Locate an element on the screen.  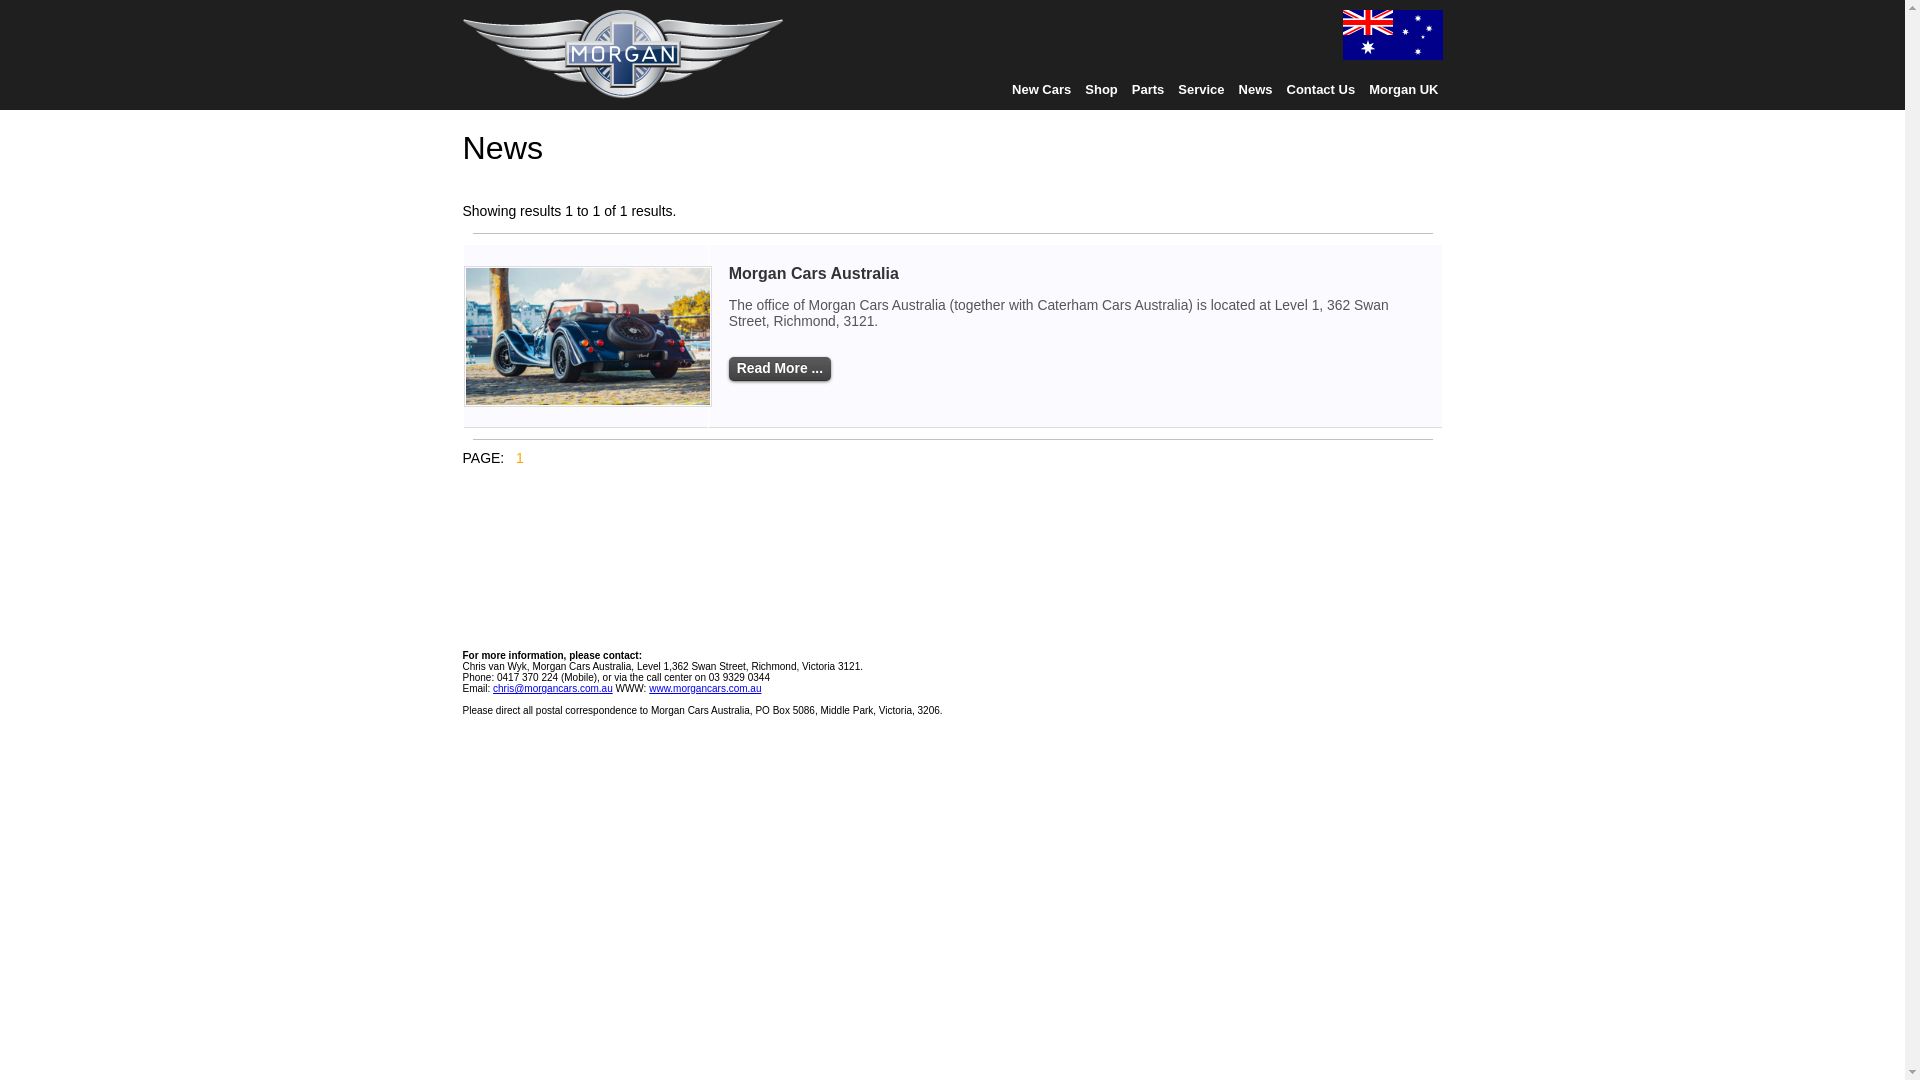
'Morgan Cars Australia' is located at coordinates (814, 273).